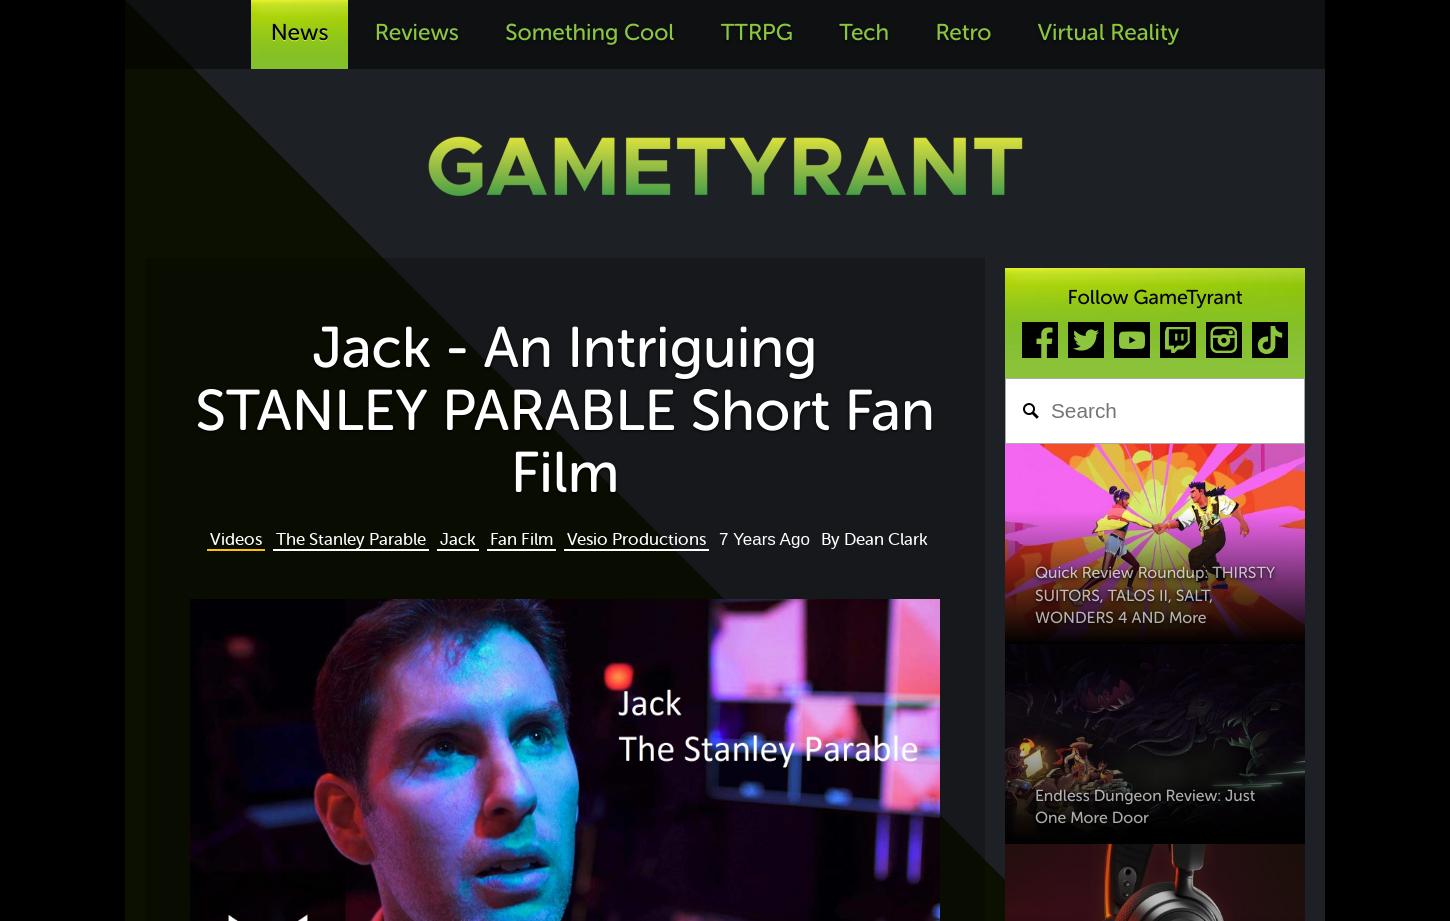 This screenshot has width=1450, height=921. What do you see at coordinates (872, 538) in the screenshot?
I see `'by Dean Clark'` at bounding box center [872, 538].